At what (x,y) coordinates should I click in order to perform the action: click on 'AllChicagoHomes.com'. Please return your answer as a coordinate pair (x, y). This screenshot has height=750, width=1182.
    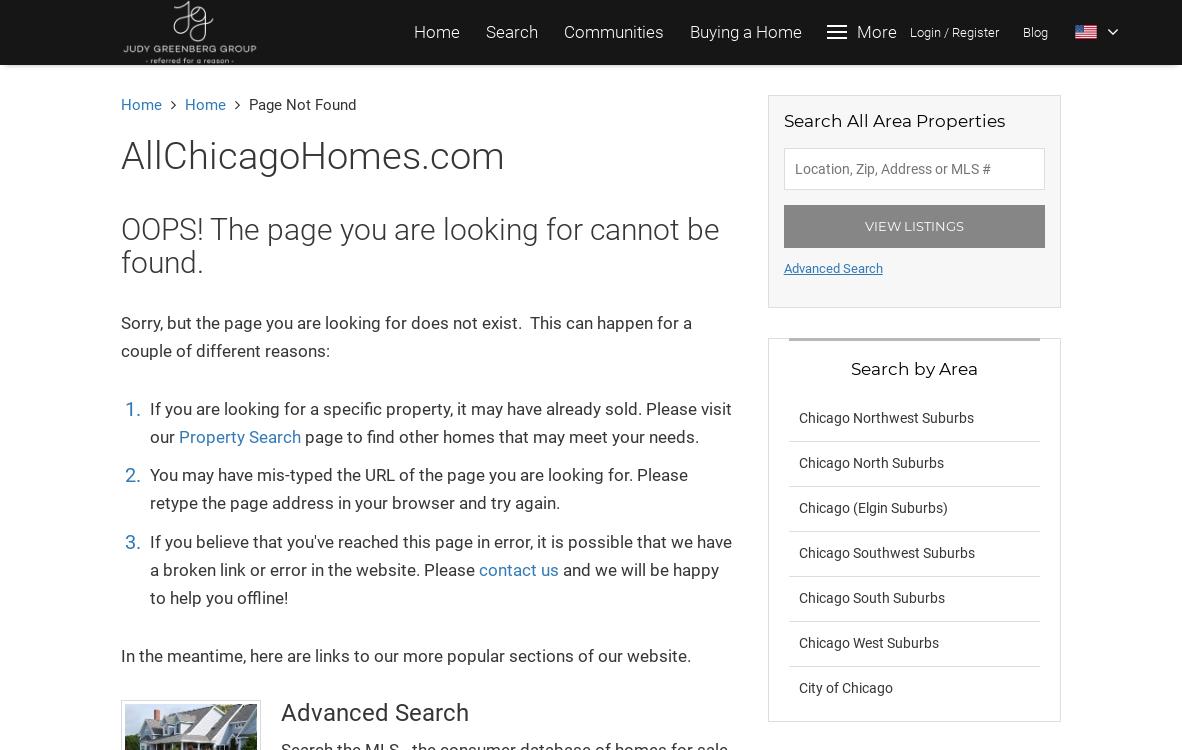
    Looking at the image, I should click on (312, 156).